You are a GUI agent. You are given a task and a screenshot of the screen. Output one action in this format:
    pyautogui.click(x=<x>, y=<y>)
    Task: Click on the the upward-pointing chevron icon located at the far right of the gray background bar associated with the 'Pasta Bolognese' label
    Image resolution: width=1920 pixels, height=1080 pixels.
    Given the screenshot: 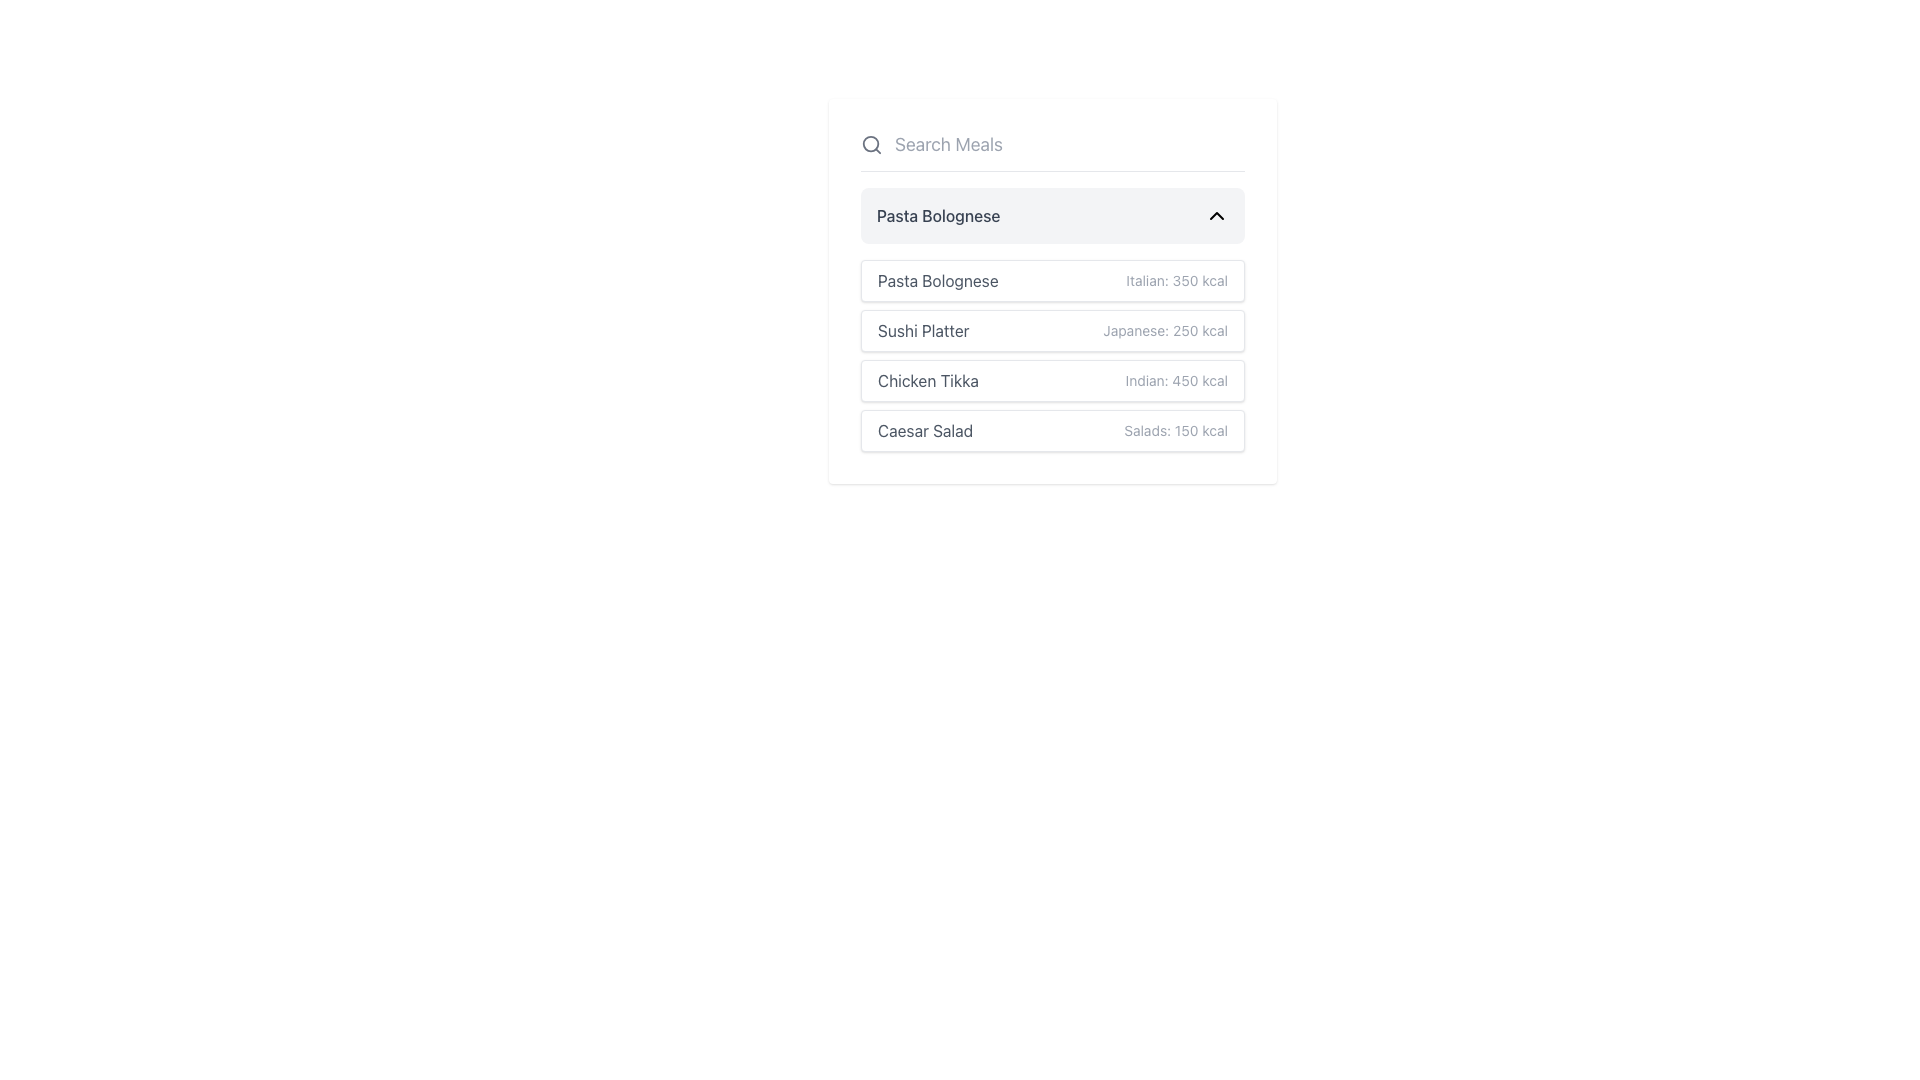 What is the action you would take?
    pyautogui.click(x=1216, y=216)
    